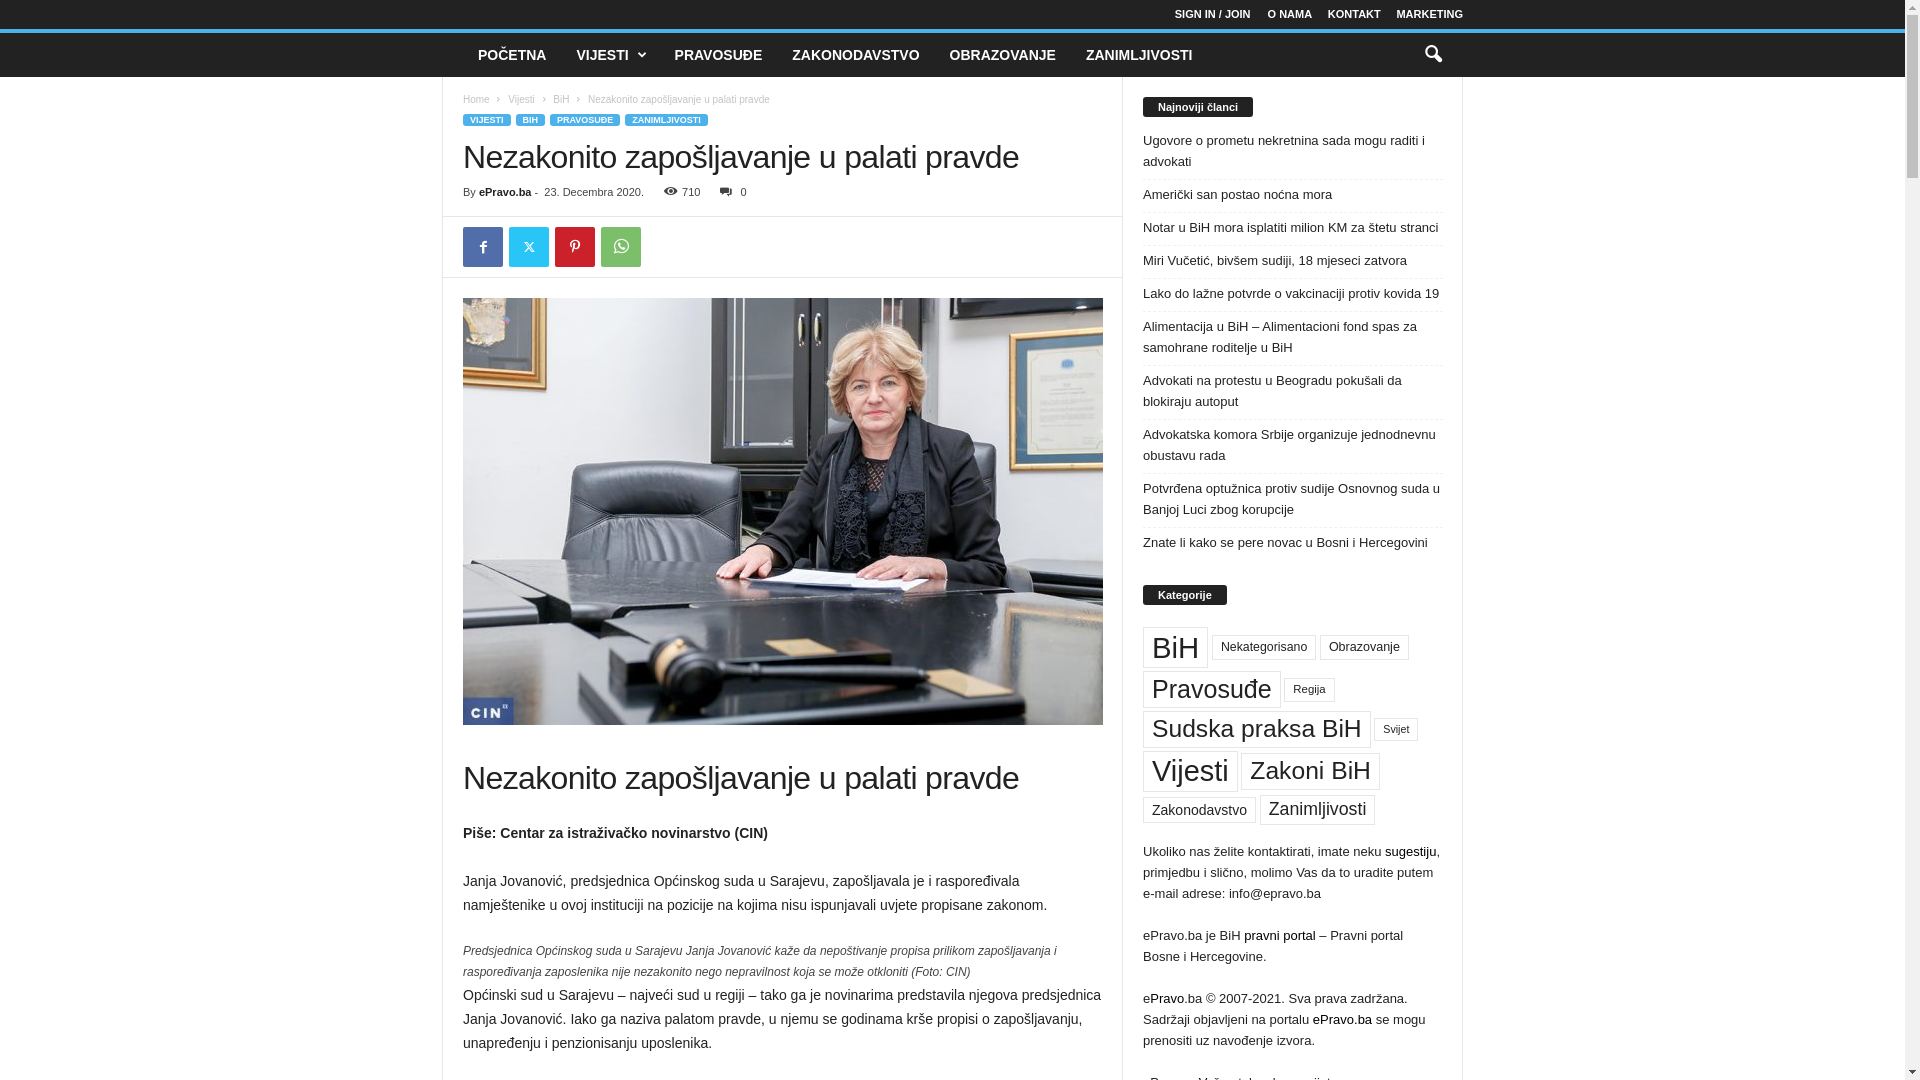 The height and width of the screenshot is (1080, 1920). I want to click on 'Nekategorisano', so click(1262, 647).